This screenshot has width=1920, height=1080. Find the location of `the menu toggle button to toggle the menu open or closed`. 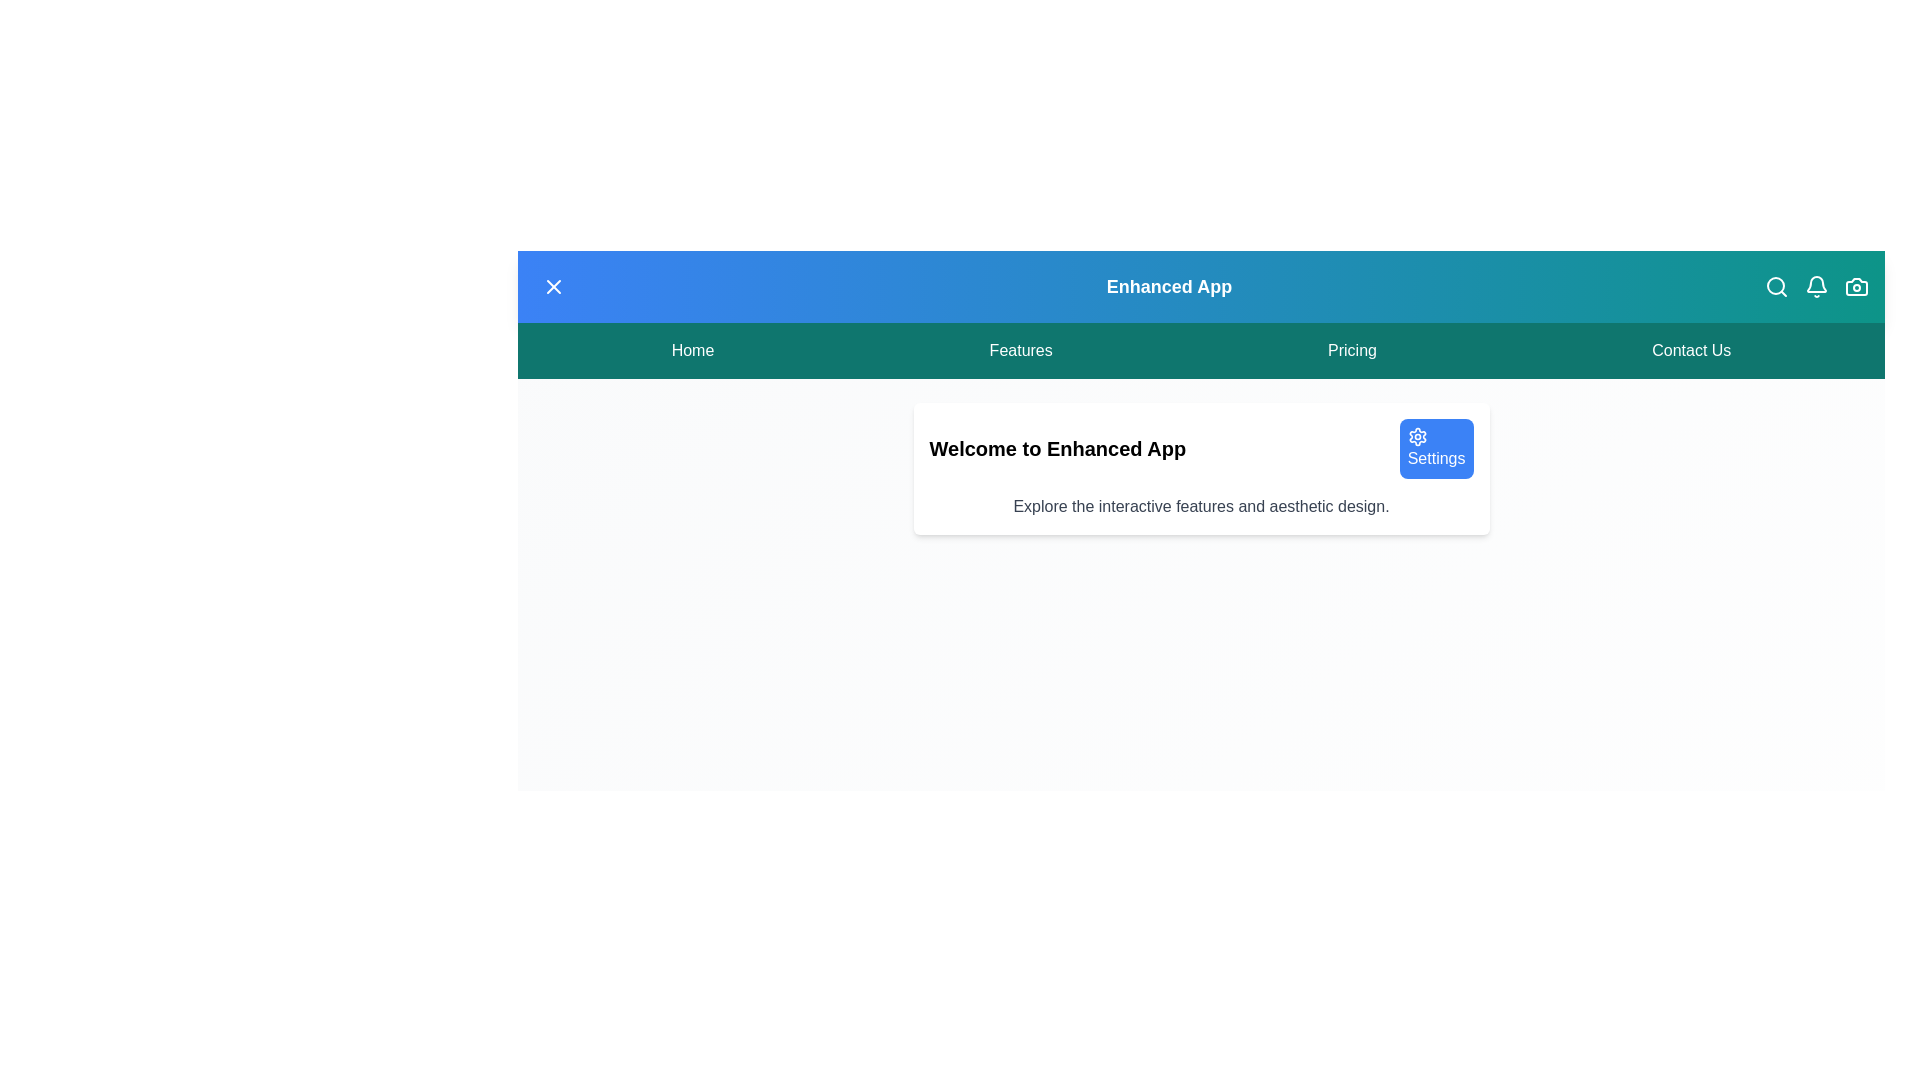

the menu toggle button to toggle the menu open or closed is located at coordinates (553, 286).